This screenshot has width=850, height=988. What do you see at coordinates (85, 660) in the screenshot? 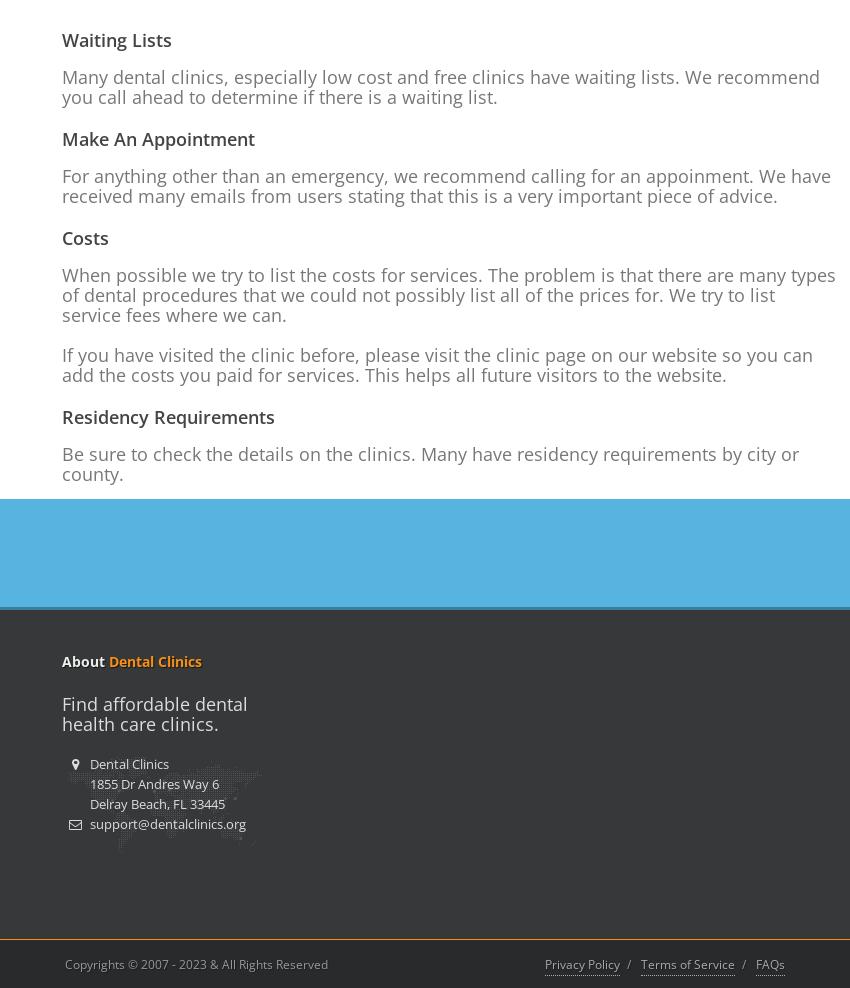
I see `'About'` at bounding box center [85, 660].